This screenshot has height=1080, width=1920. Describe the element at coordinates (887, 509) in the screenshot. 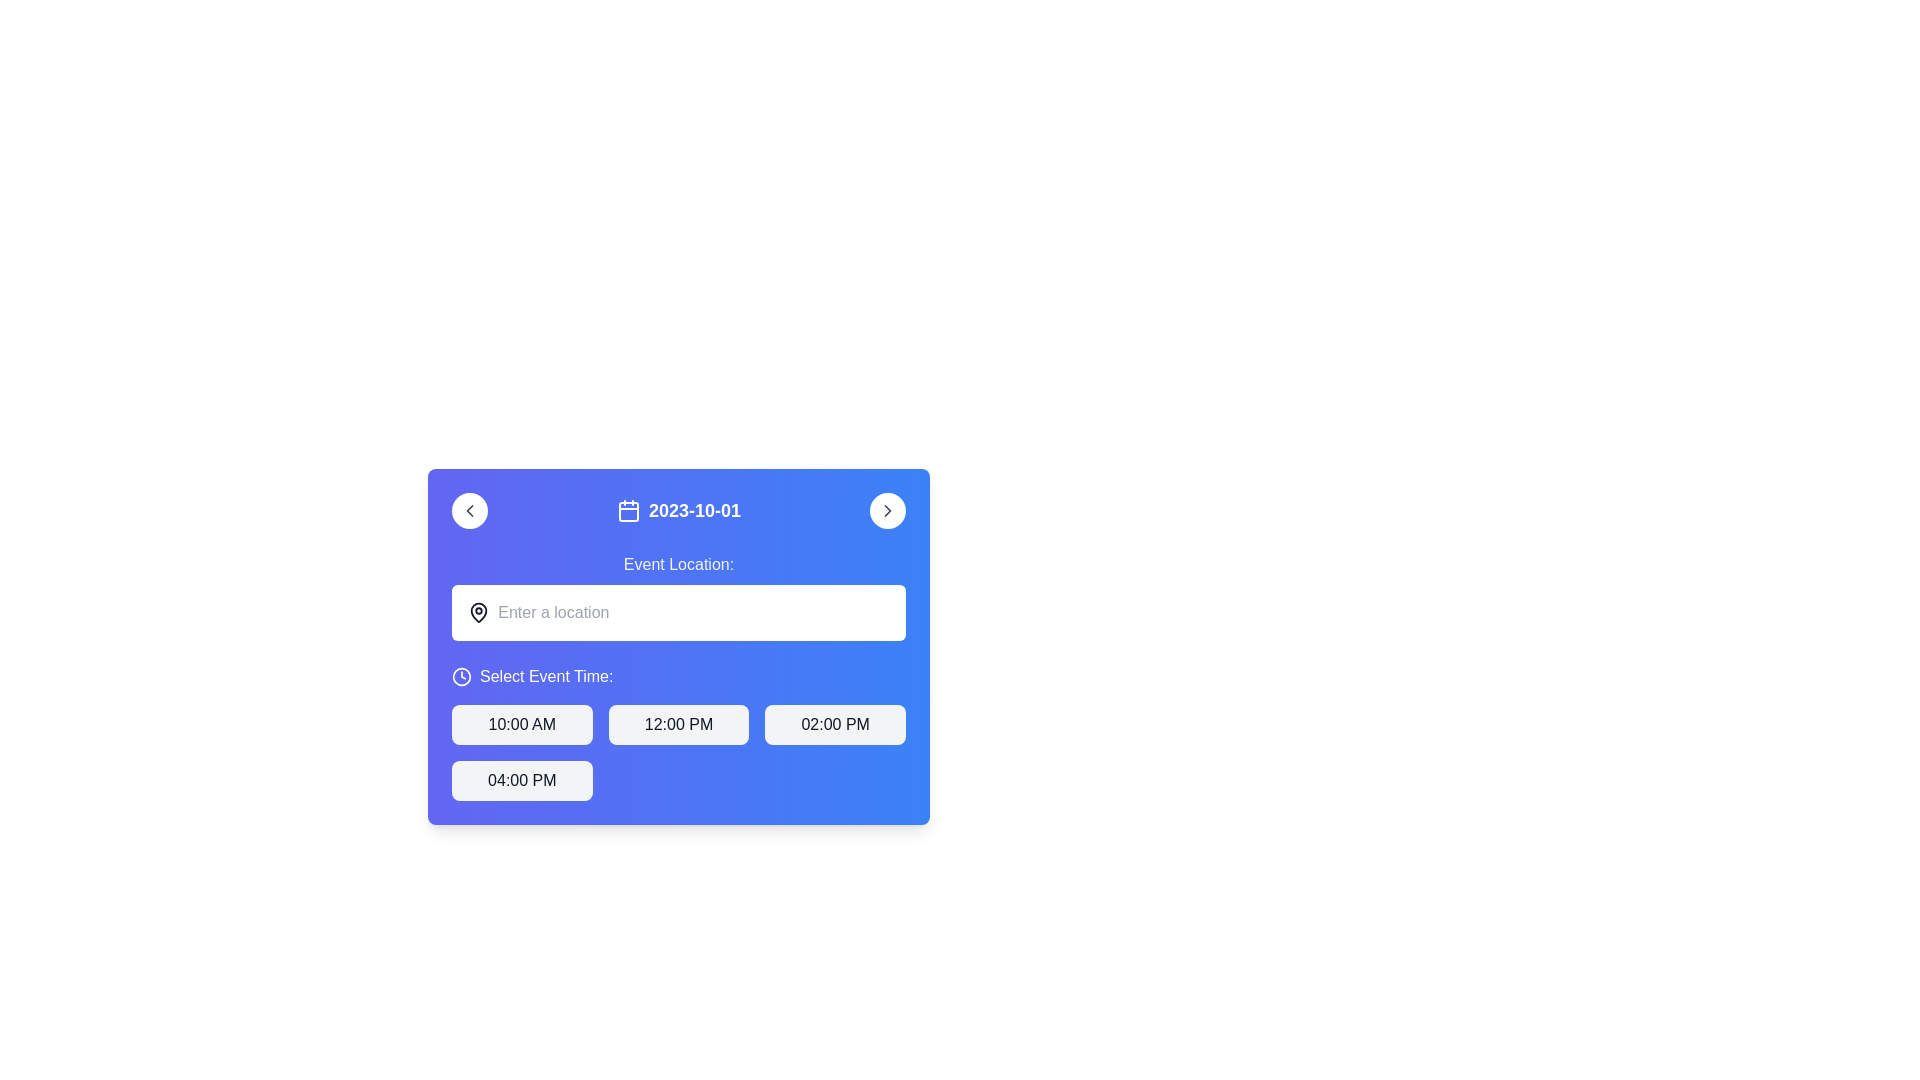

I see `the chevron-right icon located on the right side of the interface, which is part of a draggable component` at that location.